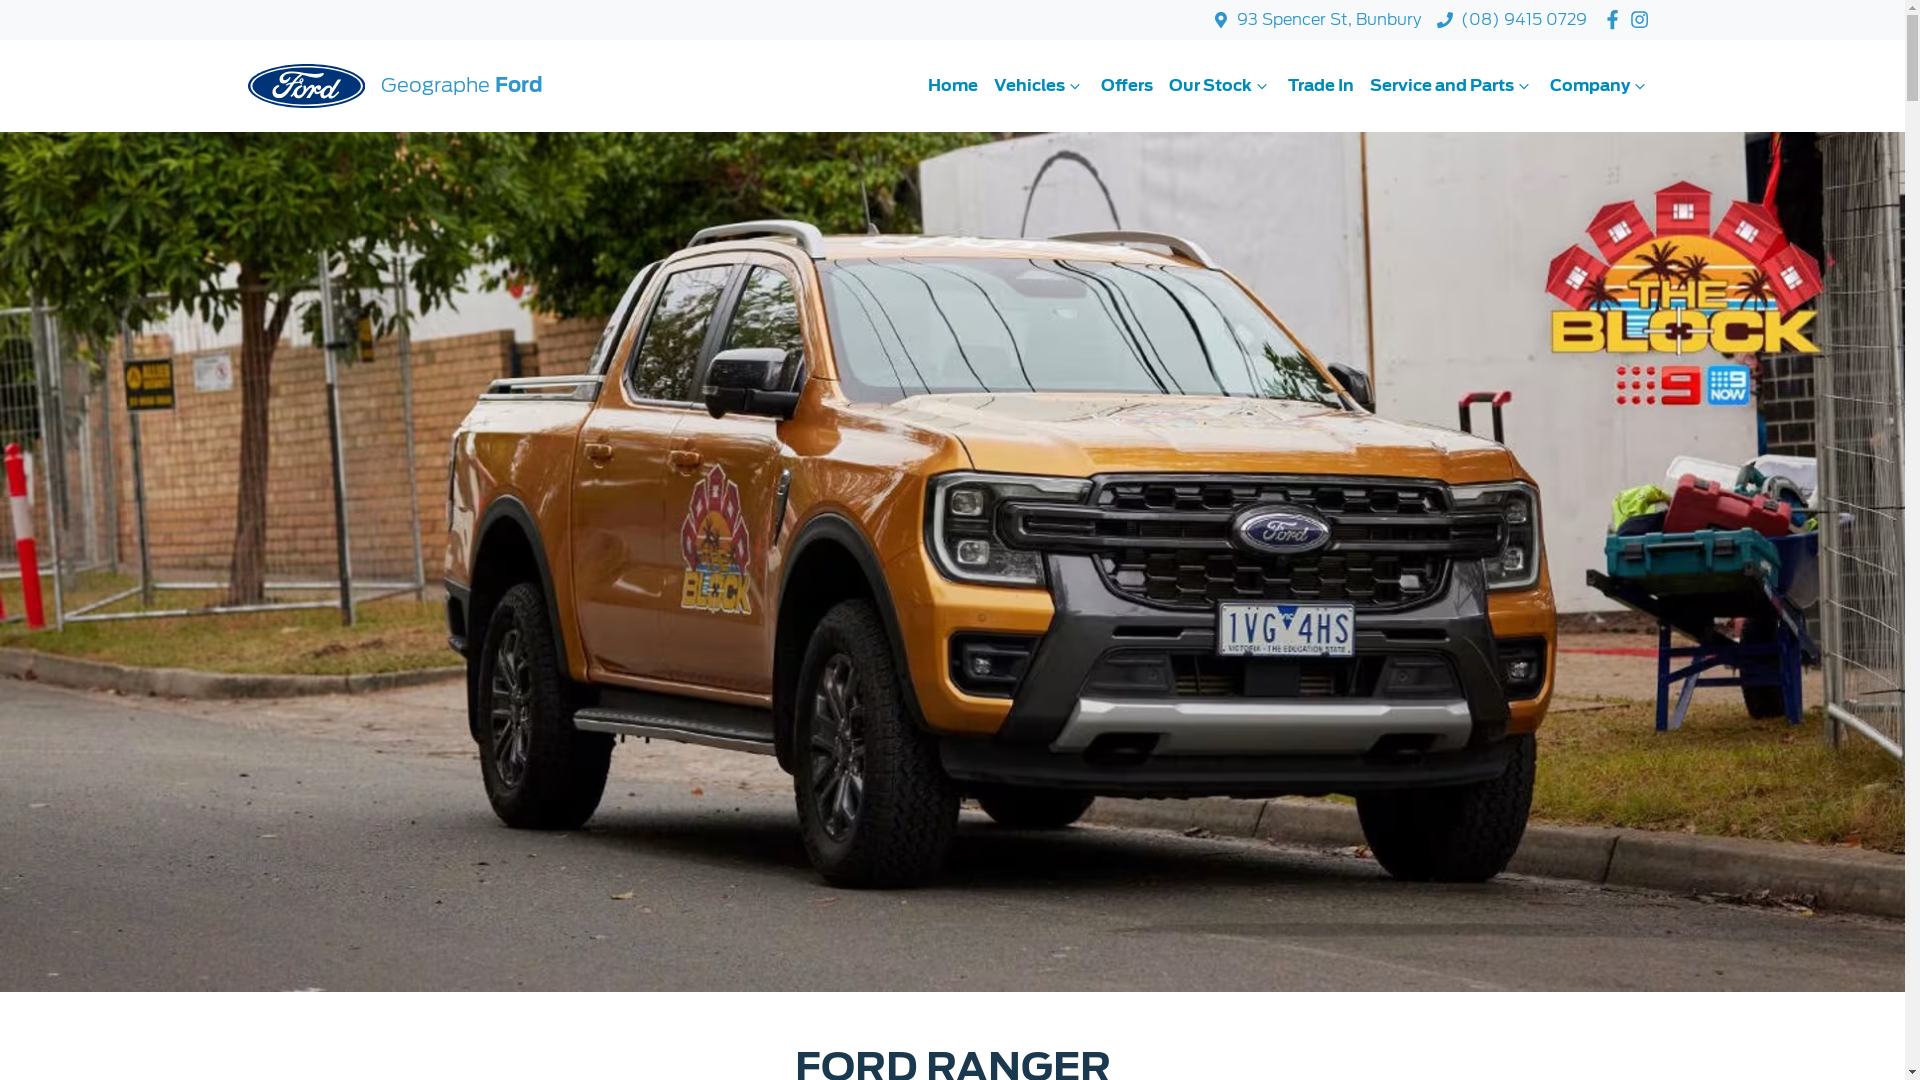 The width and height of the screenshot is (1920, 1080). What do you see at coordinates (1540, 84) in the screenshot?
I see `'Company'` at bounding box center [1540, 84].